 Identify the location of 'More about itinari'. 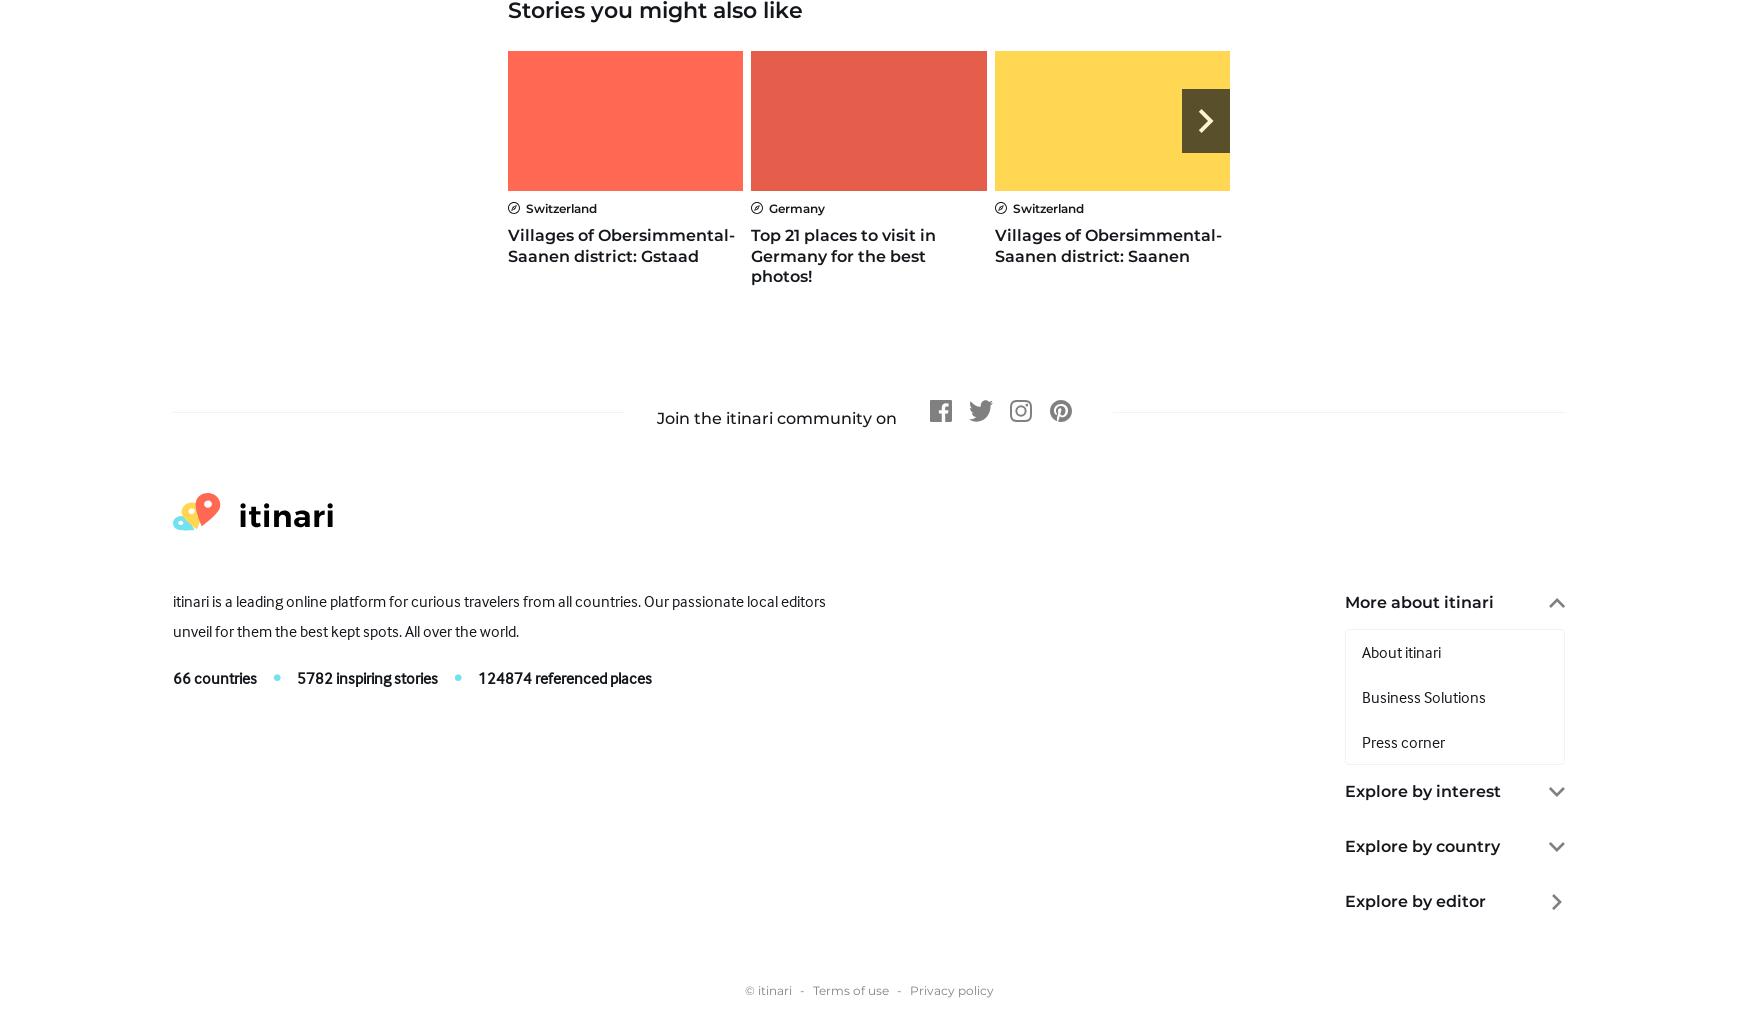
(1345, 602).